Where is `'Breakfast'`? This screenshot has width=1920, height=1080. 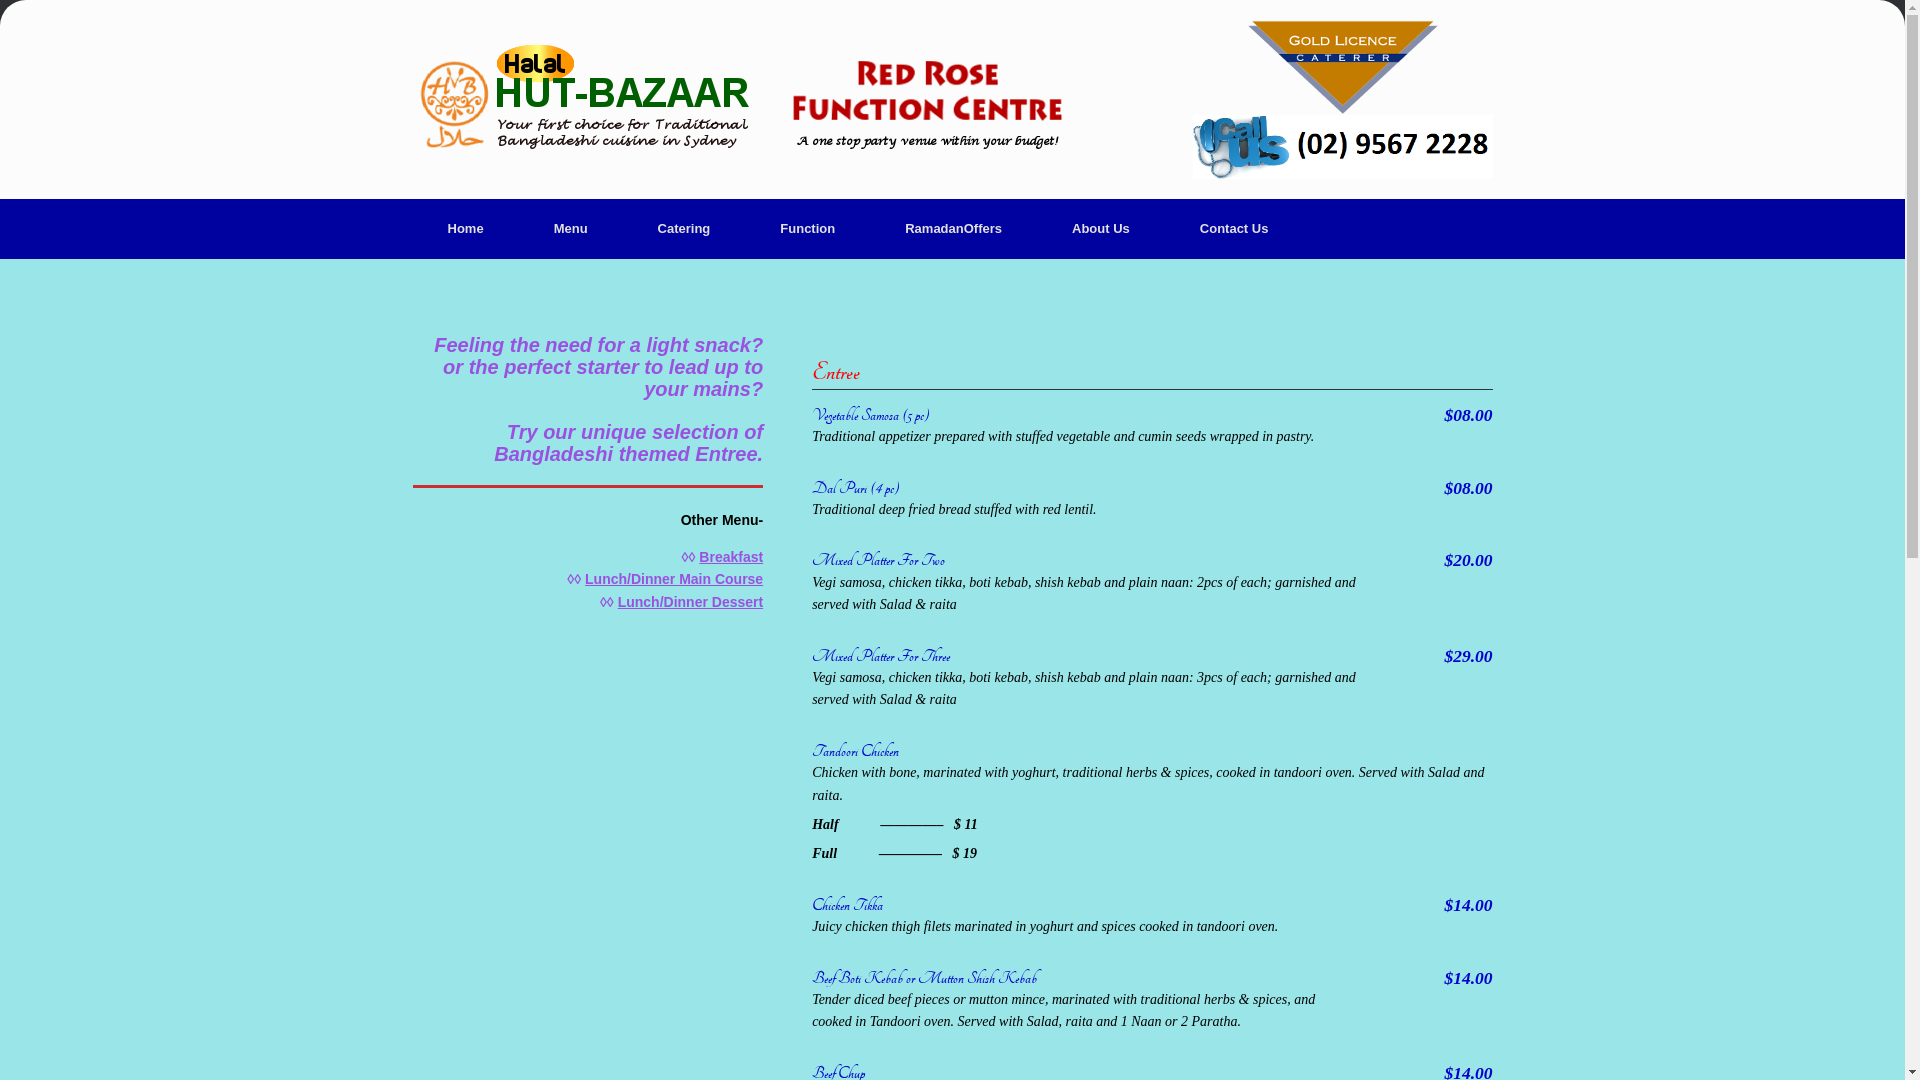
'Breakfast' is located at coordinates (729, 556).